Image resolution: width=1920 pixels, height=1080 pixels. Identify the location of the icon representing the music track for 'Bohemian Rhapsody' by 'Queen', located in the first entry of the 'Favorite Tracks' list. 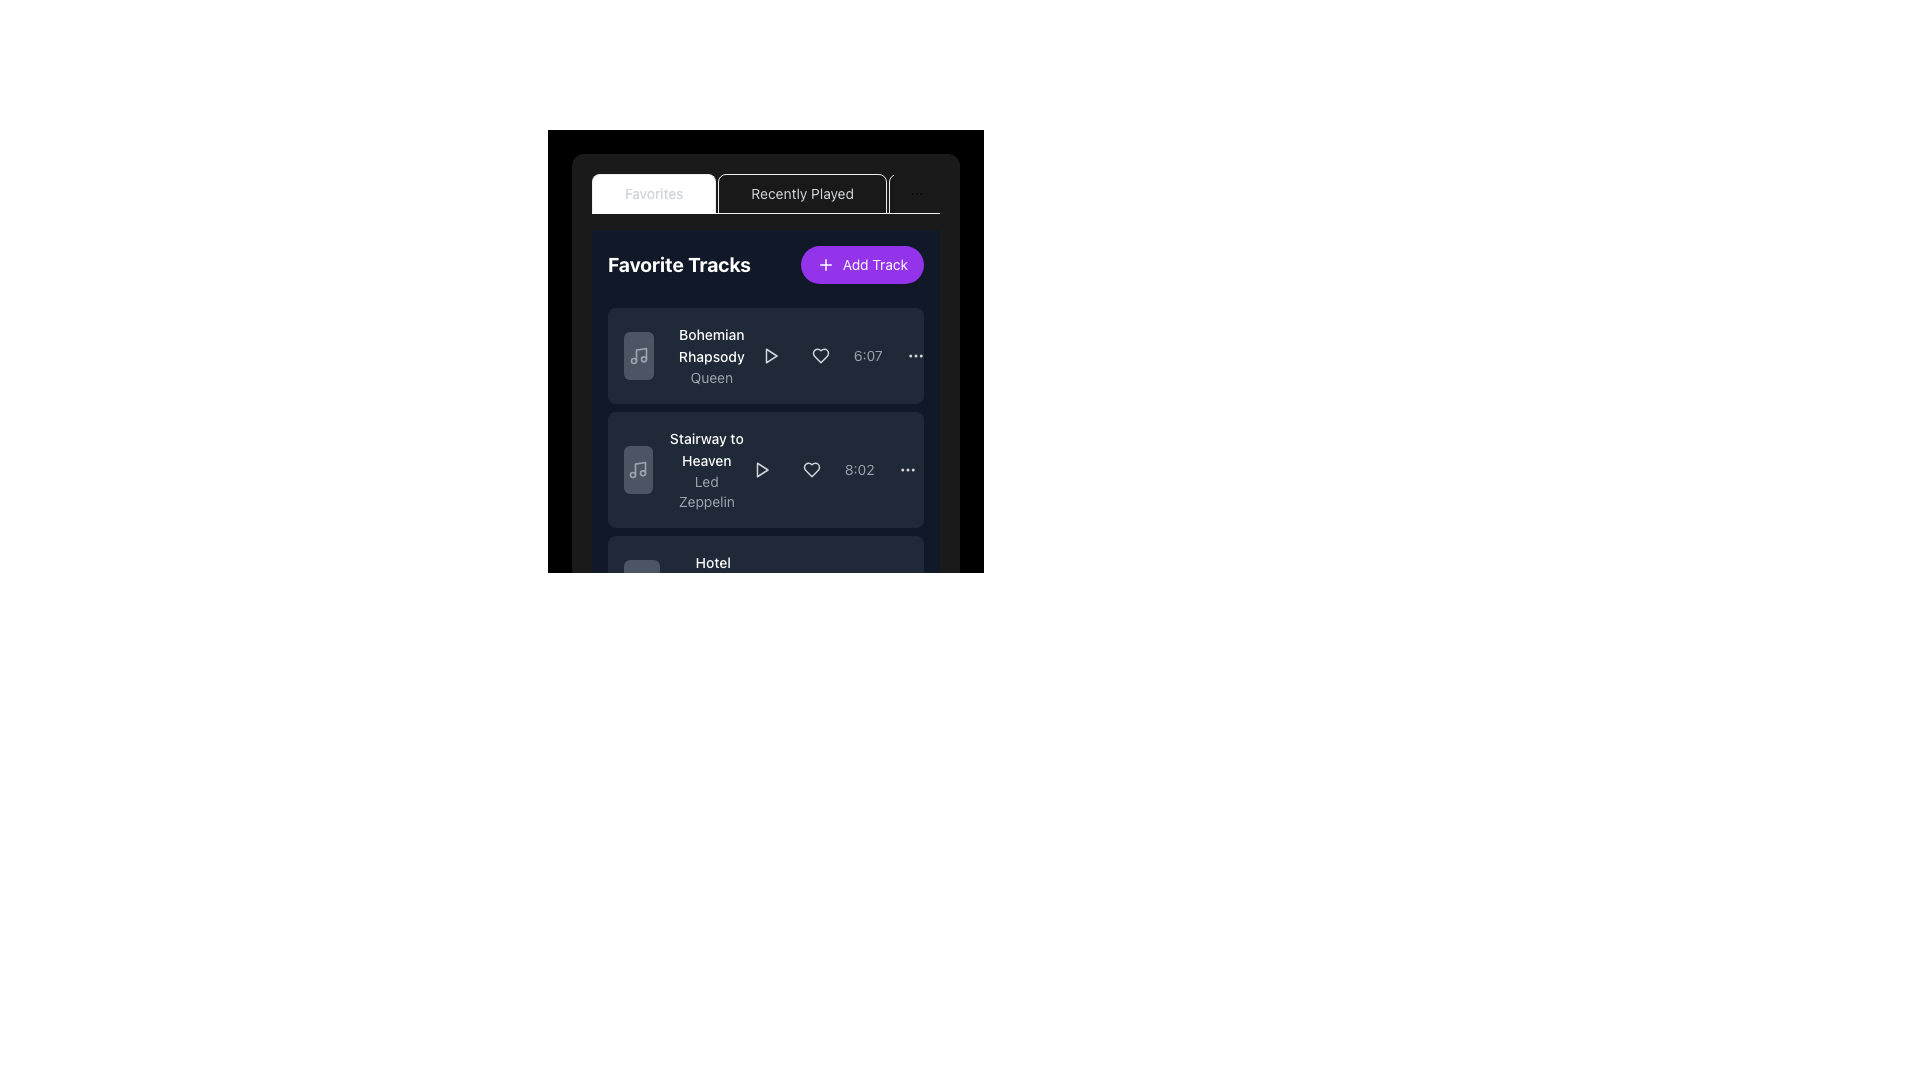
(637, 354).